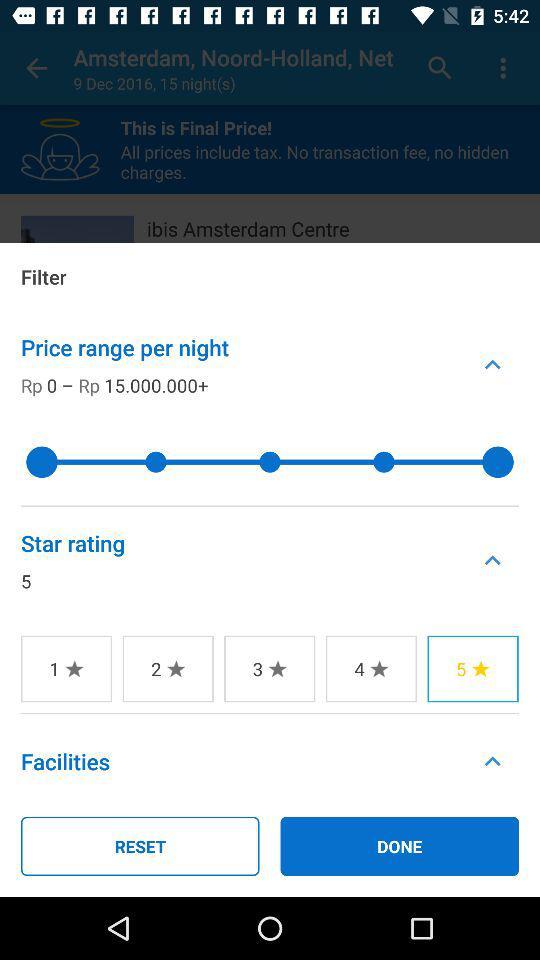  Describe the element at coordinates (399, 845) in the screenshot. I see `the icon next to the reset icon` at that location.